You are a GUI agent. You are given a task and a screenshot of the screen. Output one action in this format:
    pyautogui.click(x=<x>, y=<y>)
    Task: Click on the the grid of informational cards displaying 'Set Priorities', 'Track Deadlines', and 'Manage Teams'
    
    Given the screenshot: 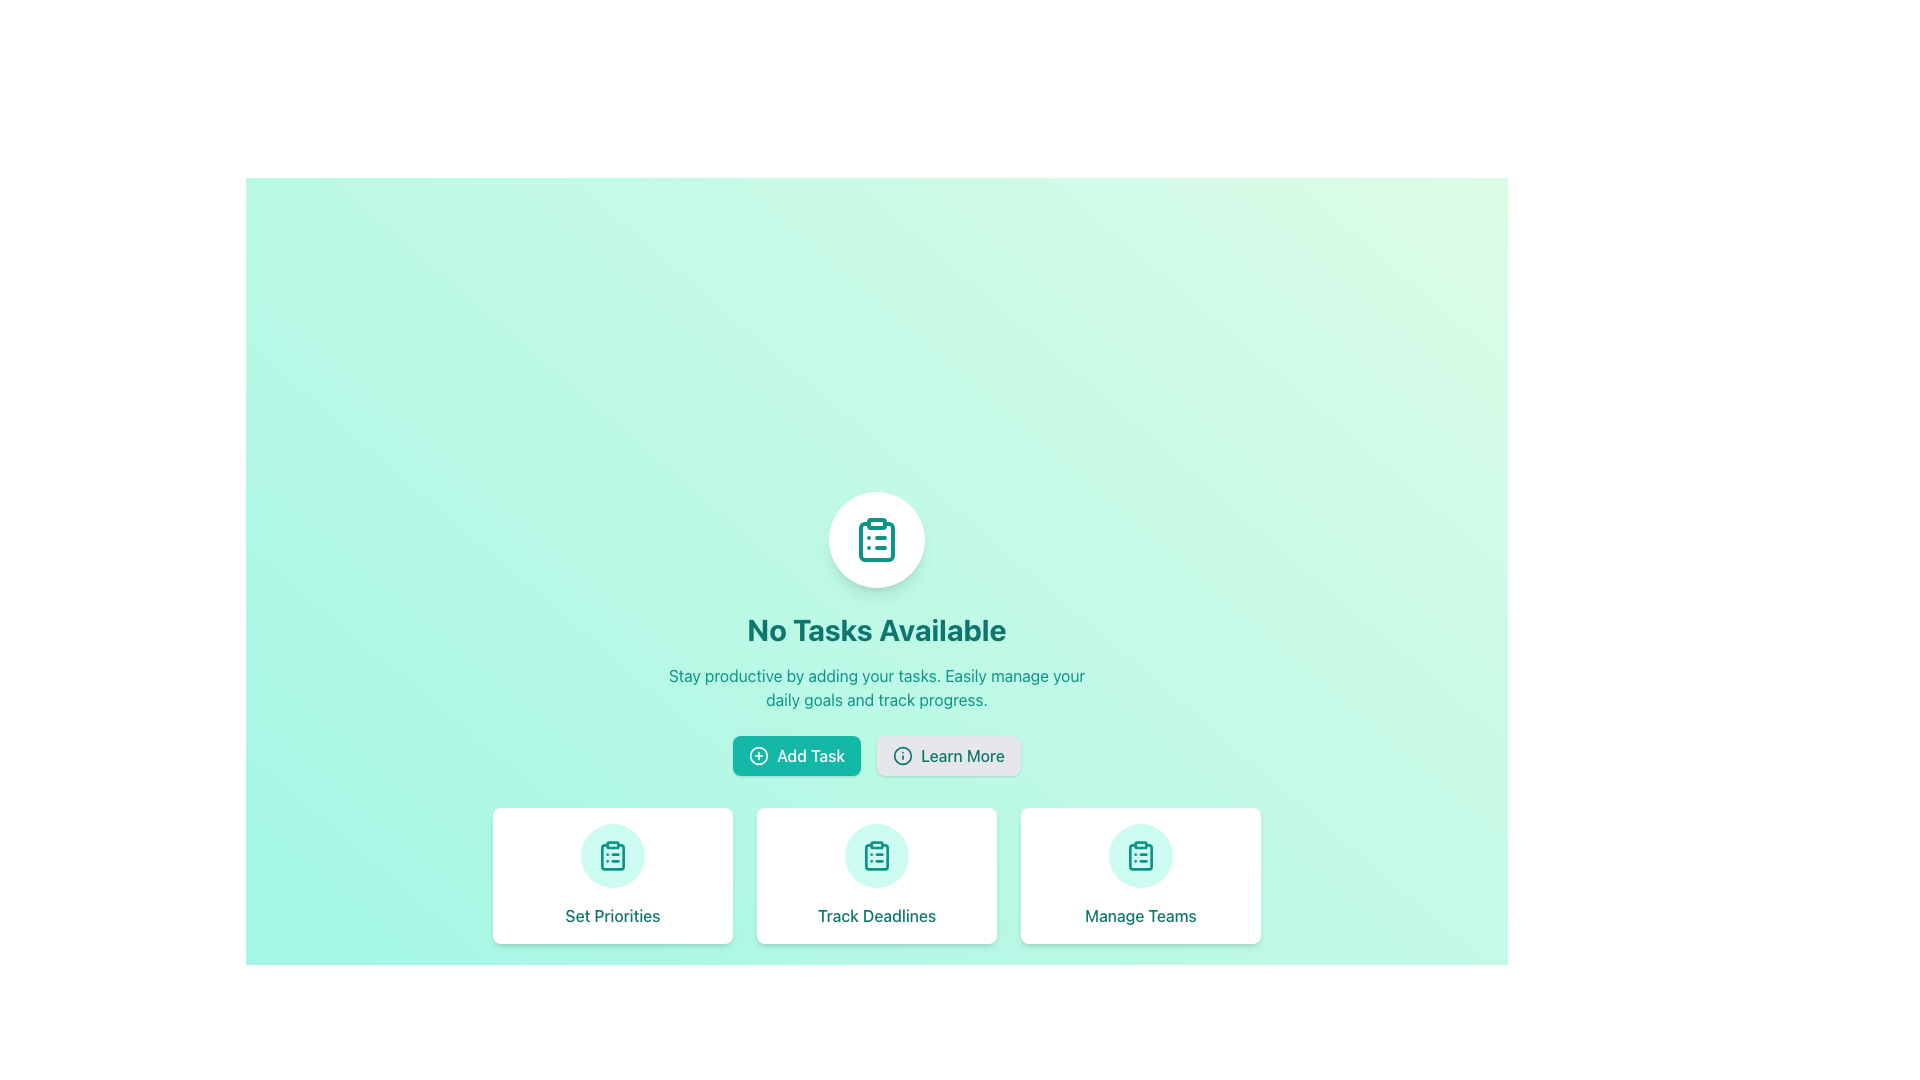 What is the action you would take?
    pyautogui.click(x=877, y=874)
    